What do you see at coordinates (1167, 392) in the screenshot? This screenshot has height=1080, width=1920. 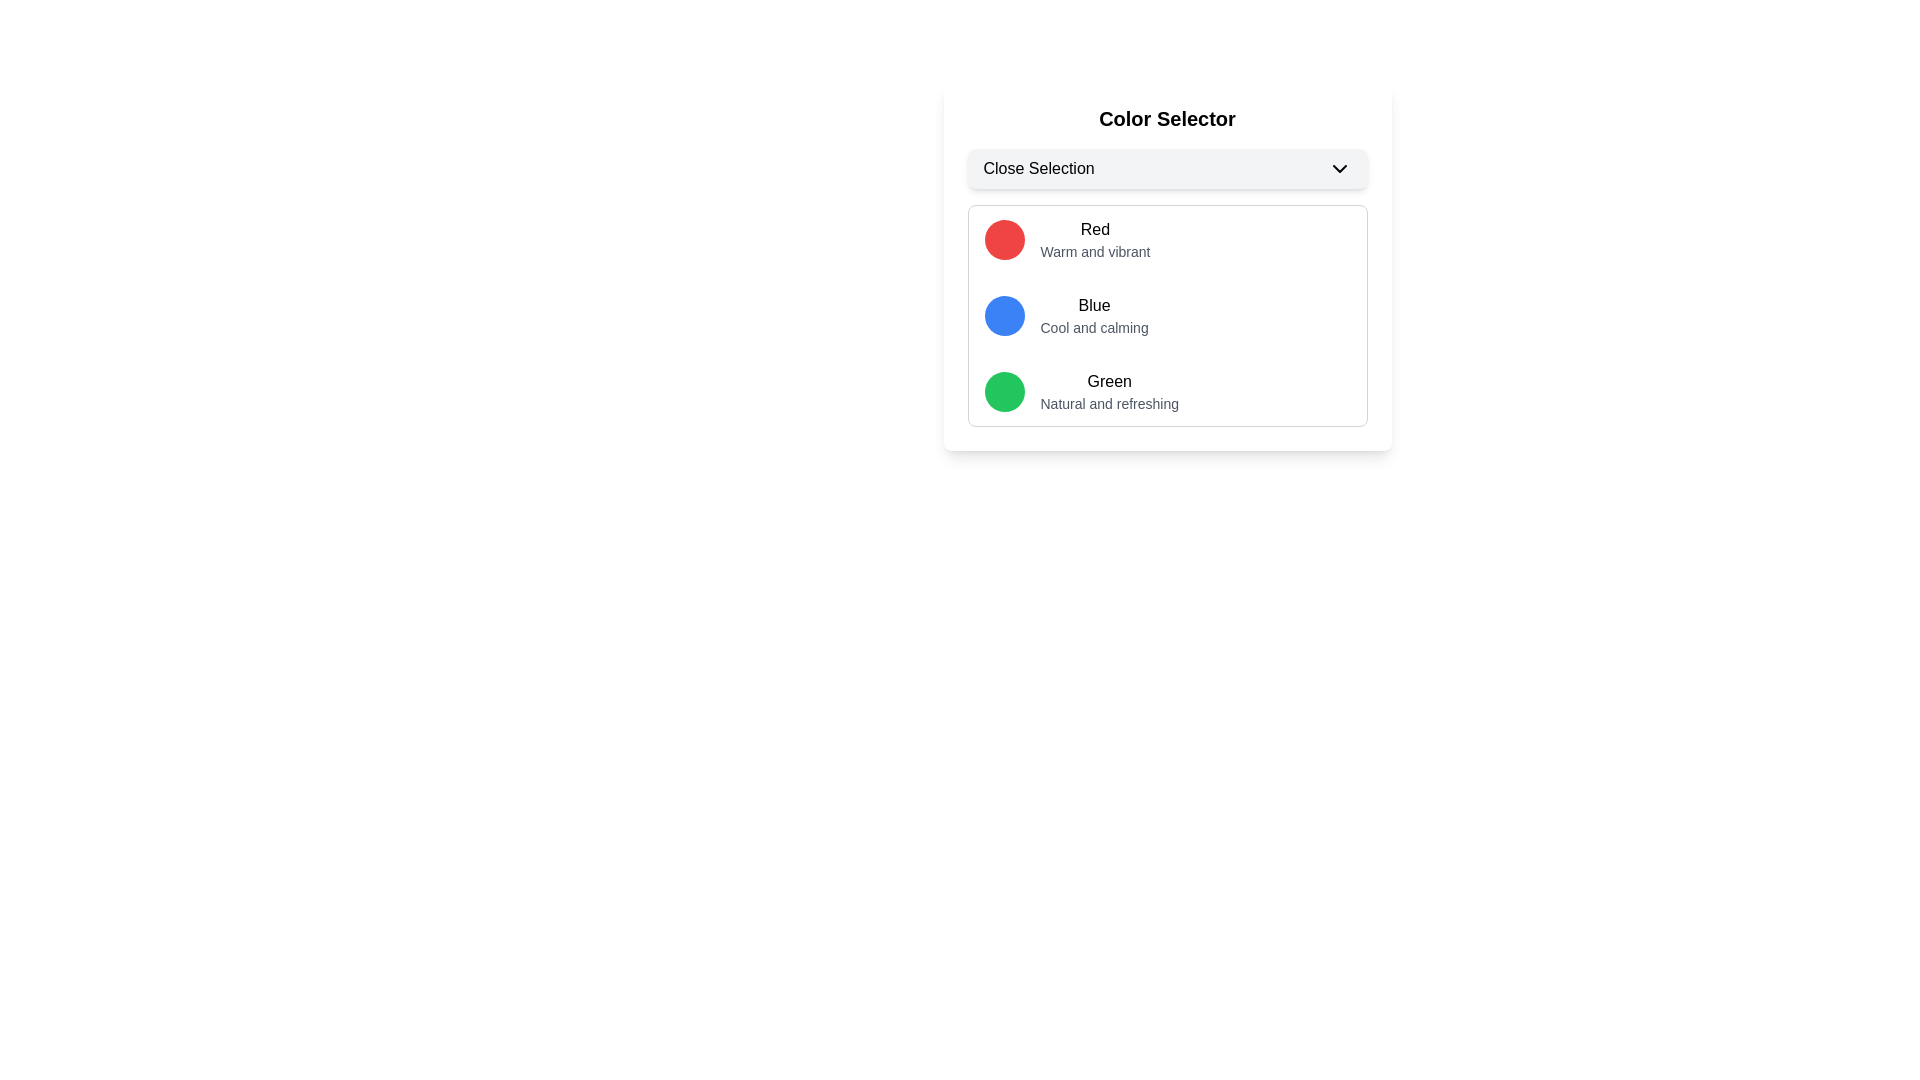 I see `the third selectable list item that contains a circular green icon and the texts 'Green' and 'Natural and refreshing'` at bounding box center [1167, 392].